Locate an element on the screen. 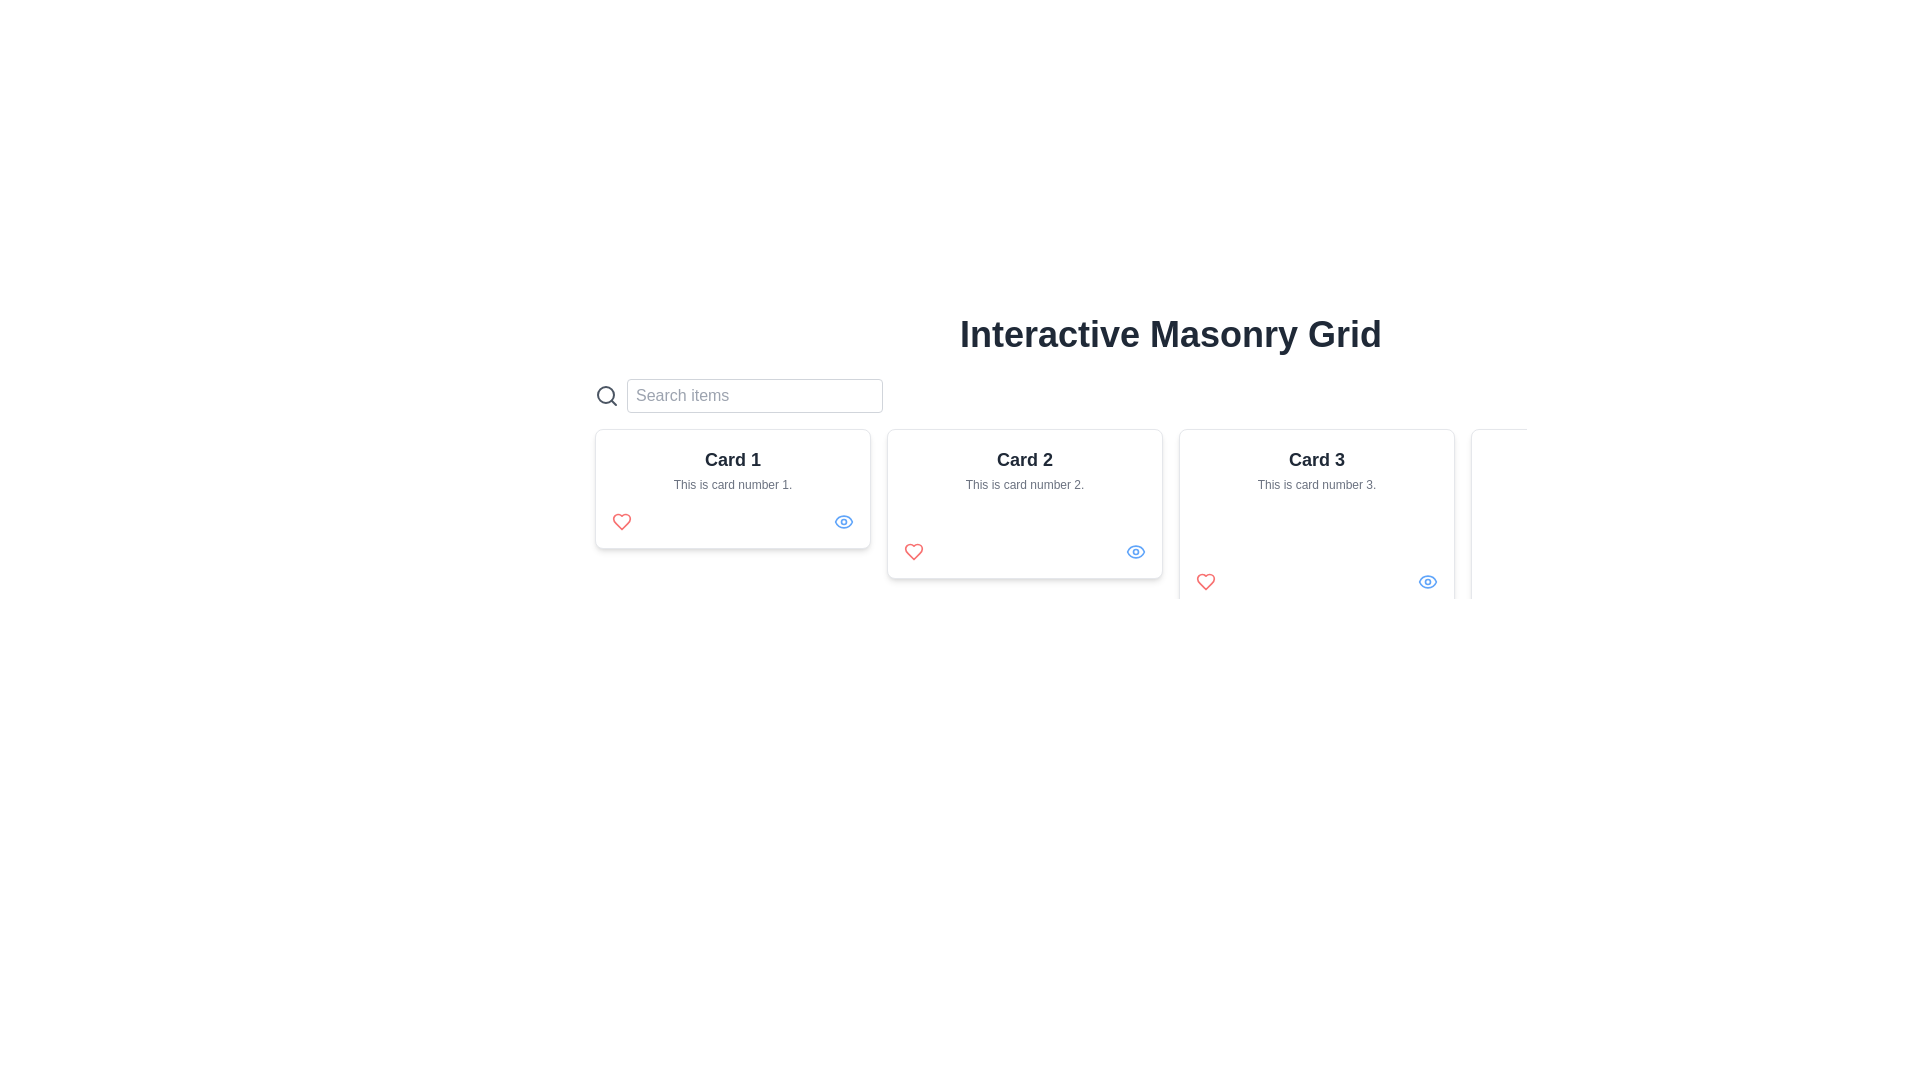 Image resolution: width=1920 pixels, height=1080 pixels. the circular icon depicting a magnifying glass, which represents search functionality, located at the left side of the search bar near the top-left of the interface is located at coordinates (604, 394).